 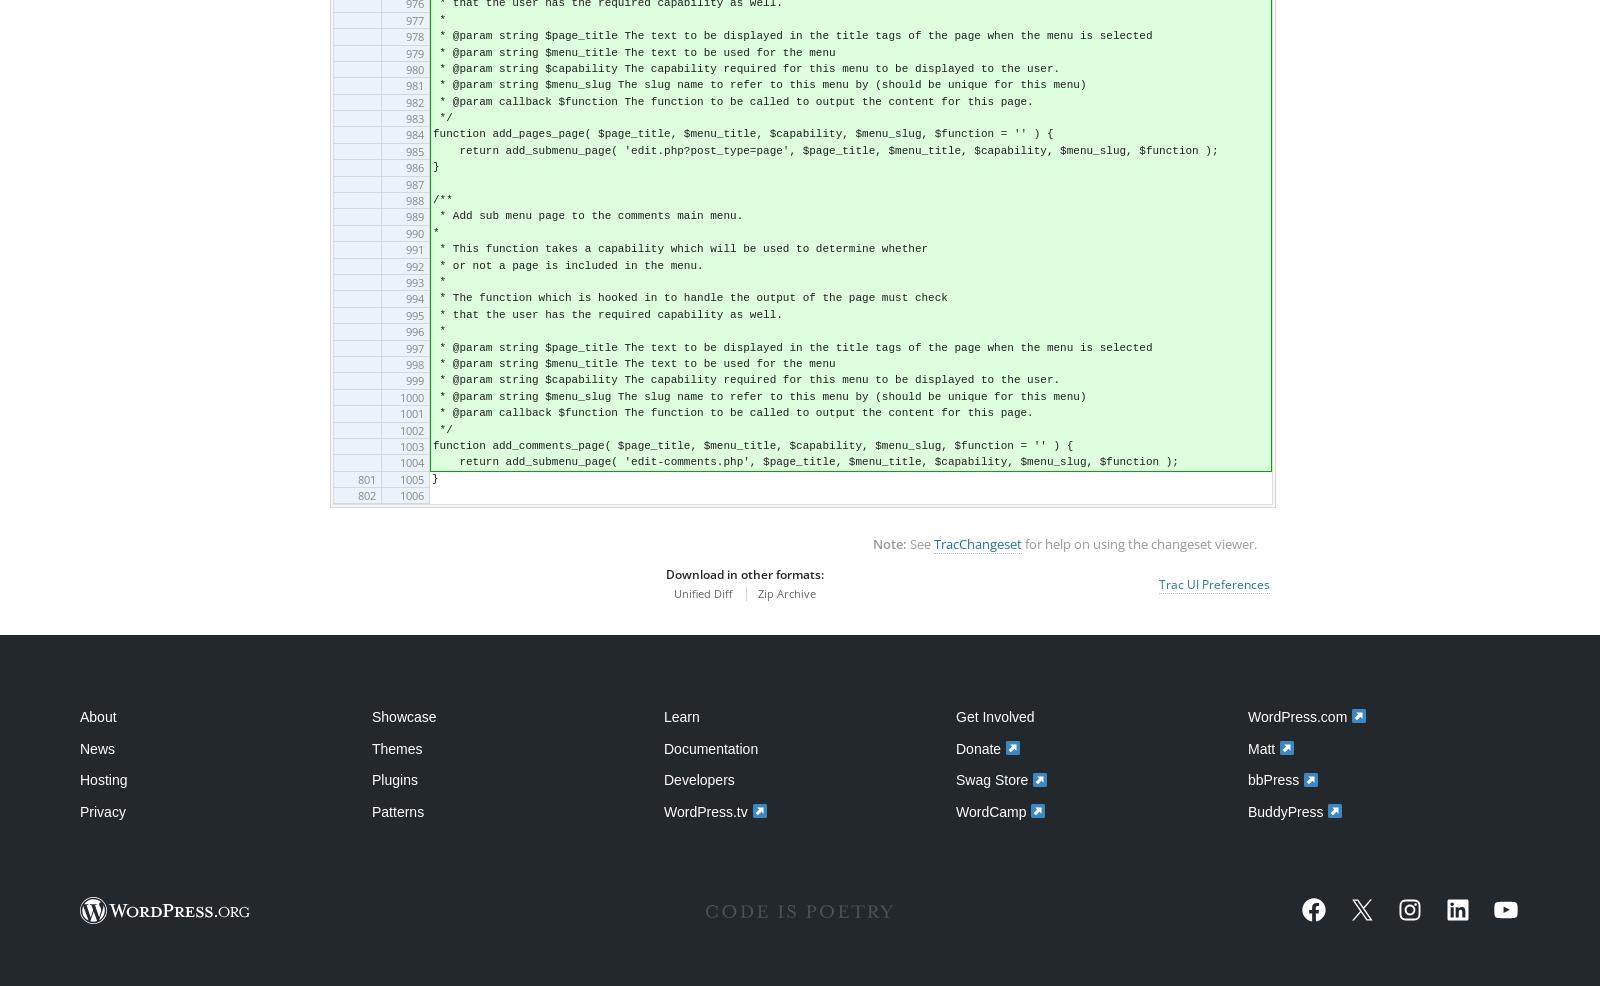 I want to click on '992', so click(x=403, y=265).